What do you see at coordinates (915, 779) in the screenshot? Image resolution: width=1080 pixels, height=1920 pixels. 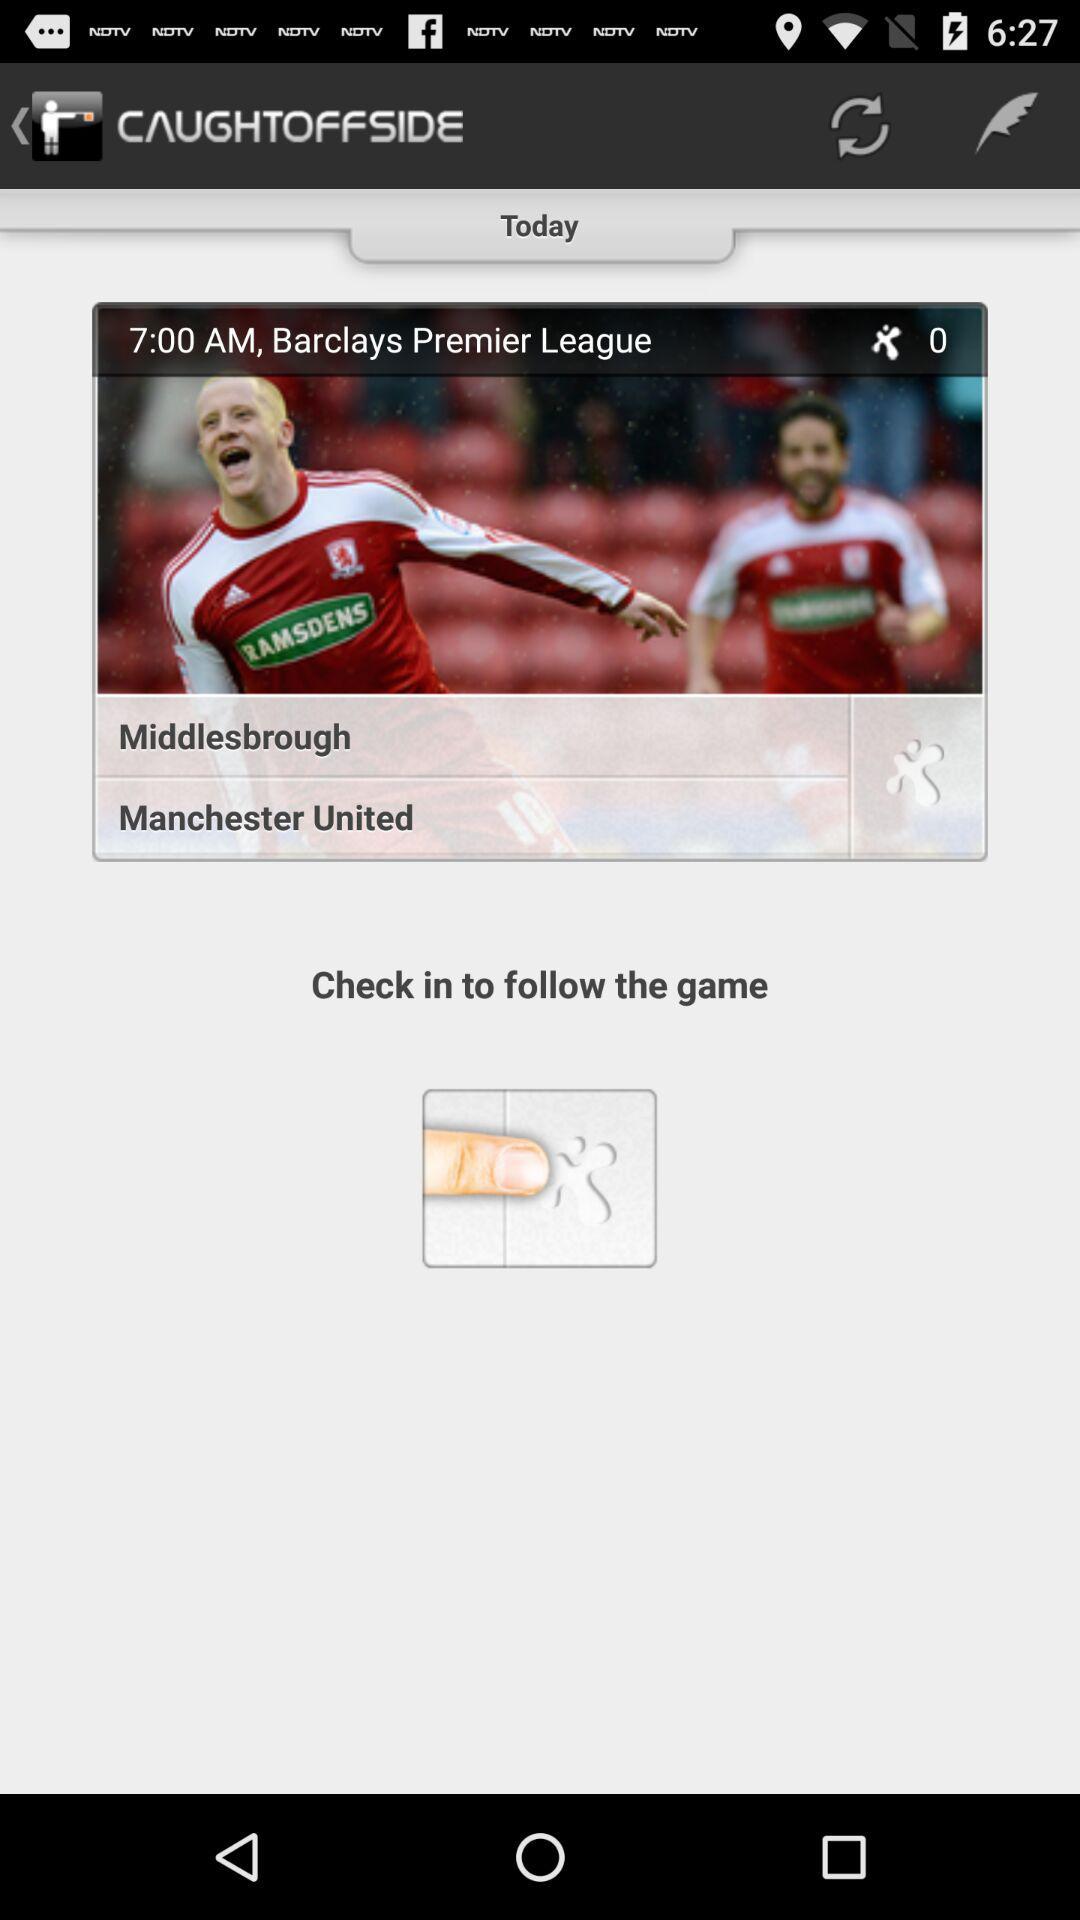 I see `check in` at bounding box center [915, 779].